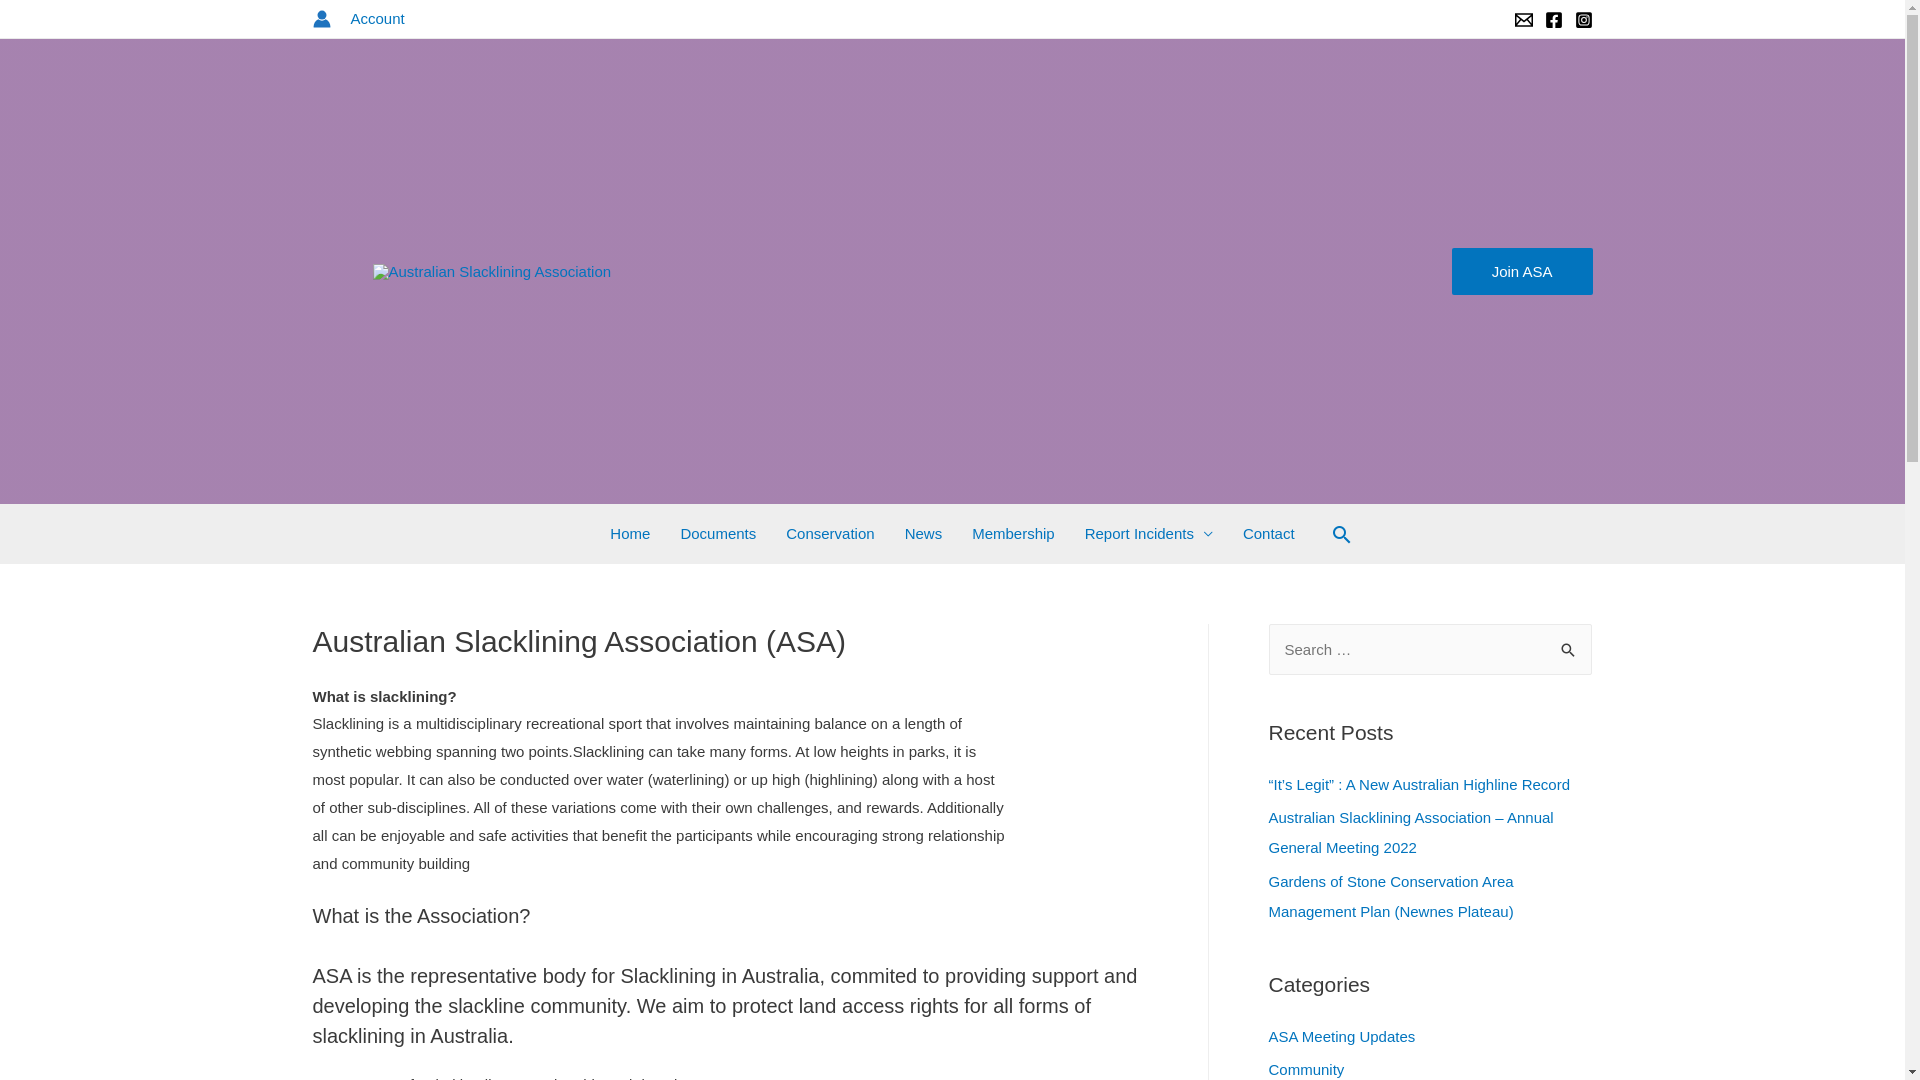  I want to click on 'Home', so click(628, 532).